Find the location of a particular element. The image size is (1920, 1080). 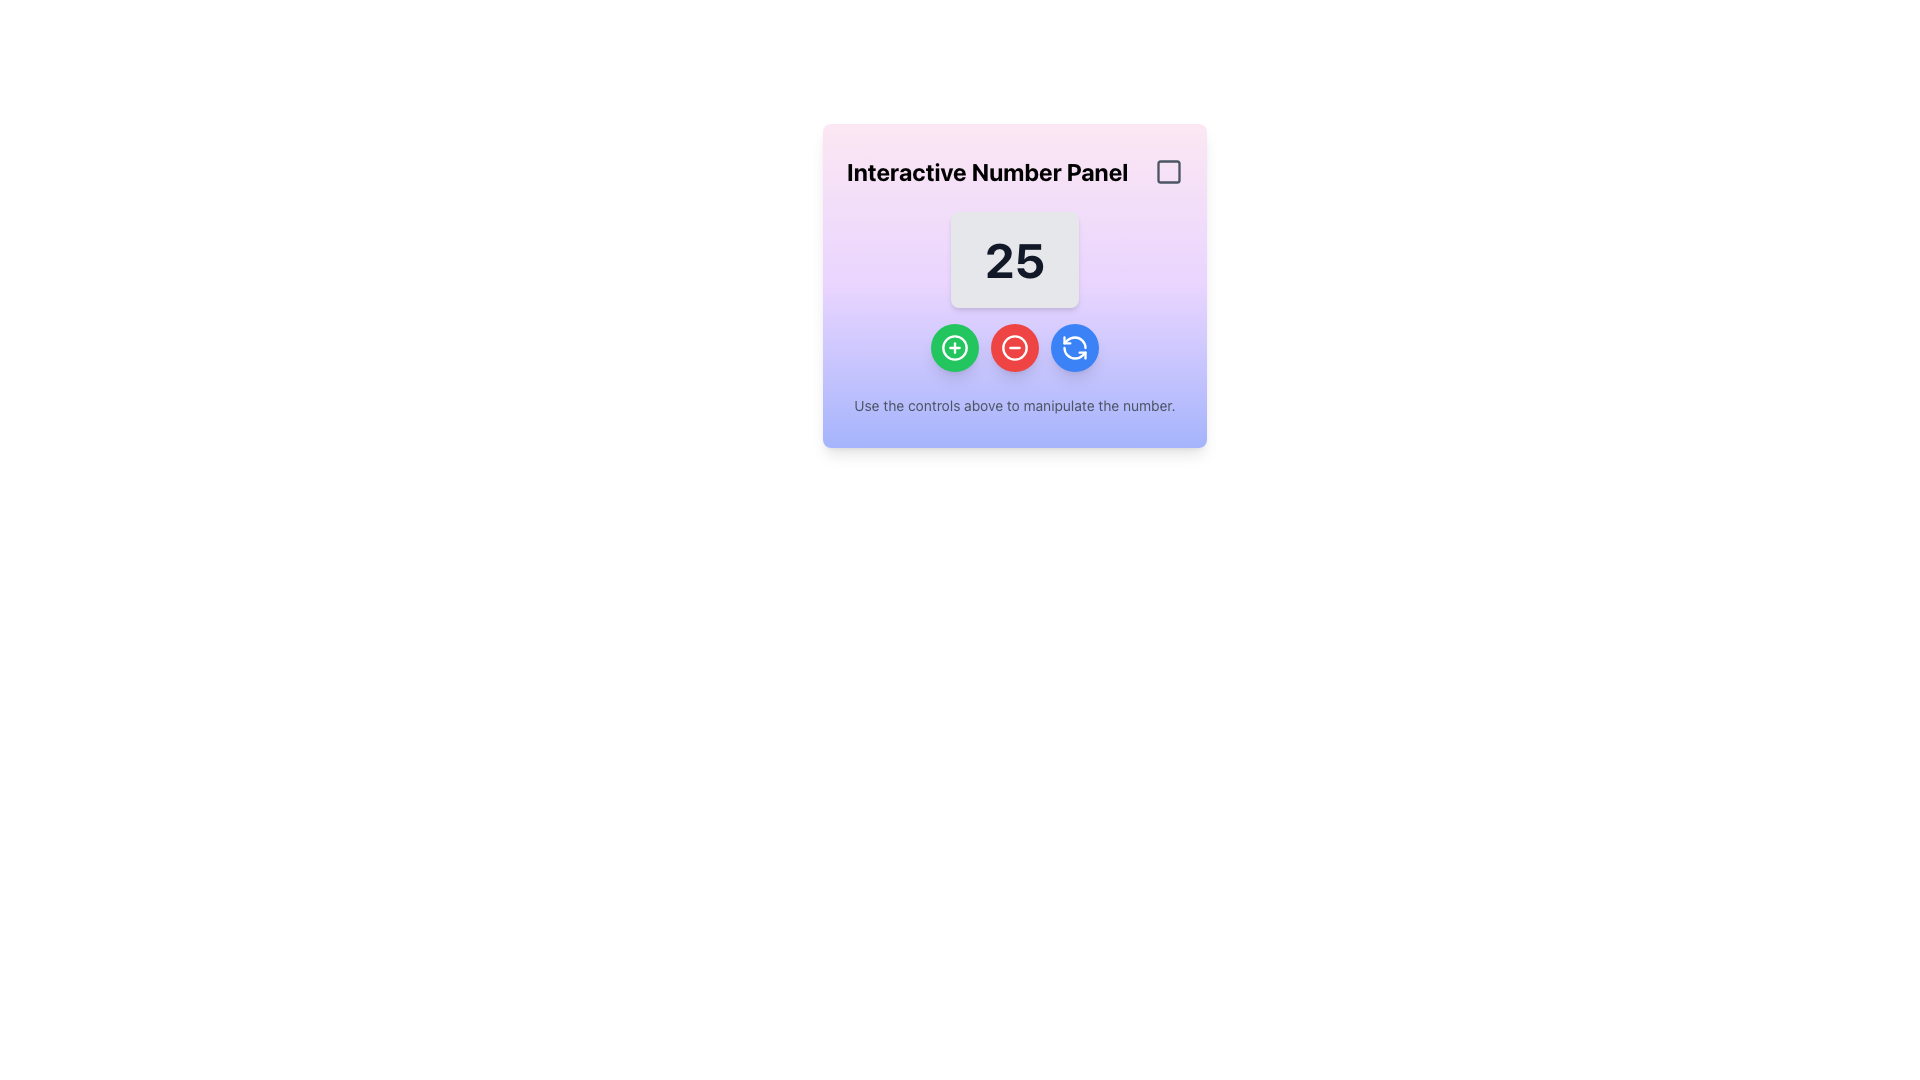

the last circular control button, which is aligned to the right among three buttons below the displayed number is located at coordinates (1074, 346).